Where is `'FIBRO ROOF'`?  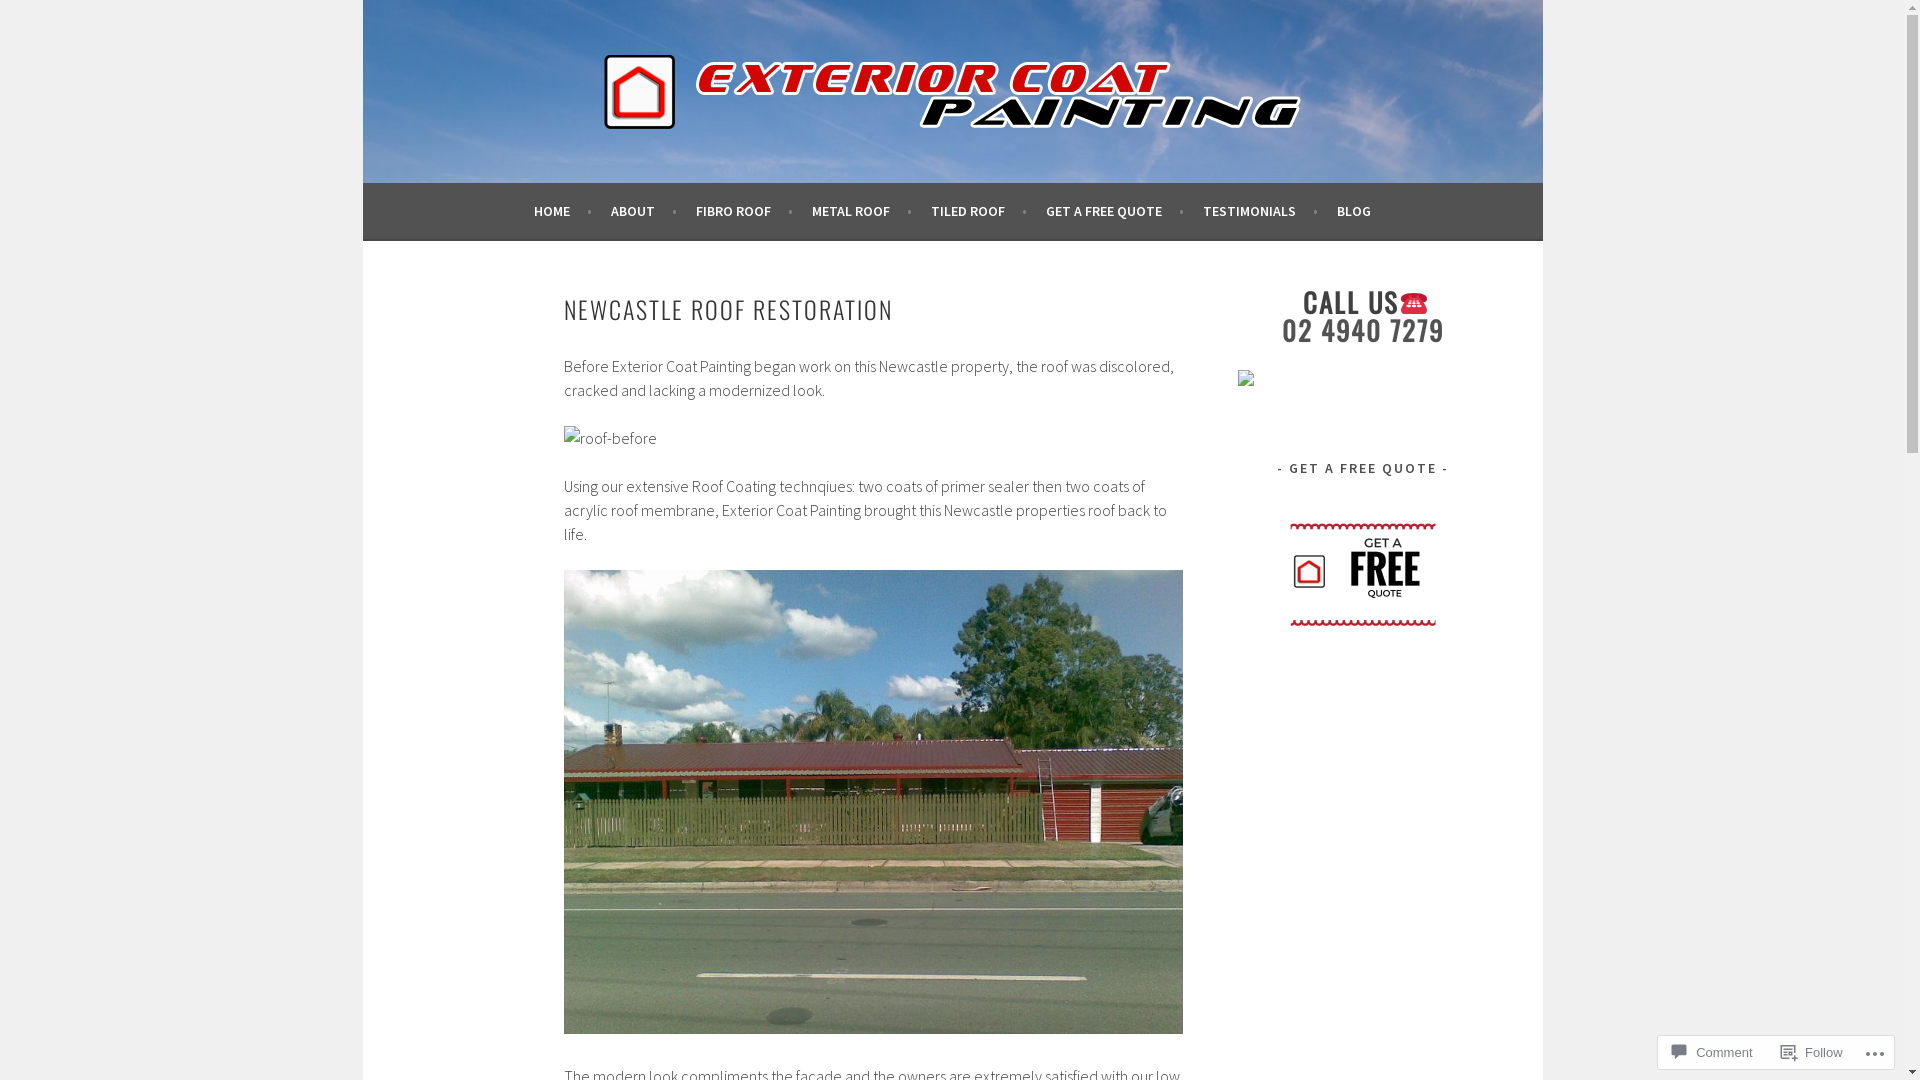
'FIBRO ROOF' is located at coordinates (743, 211).